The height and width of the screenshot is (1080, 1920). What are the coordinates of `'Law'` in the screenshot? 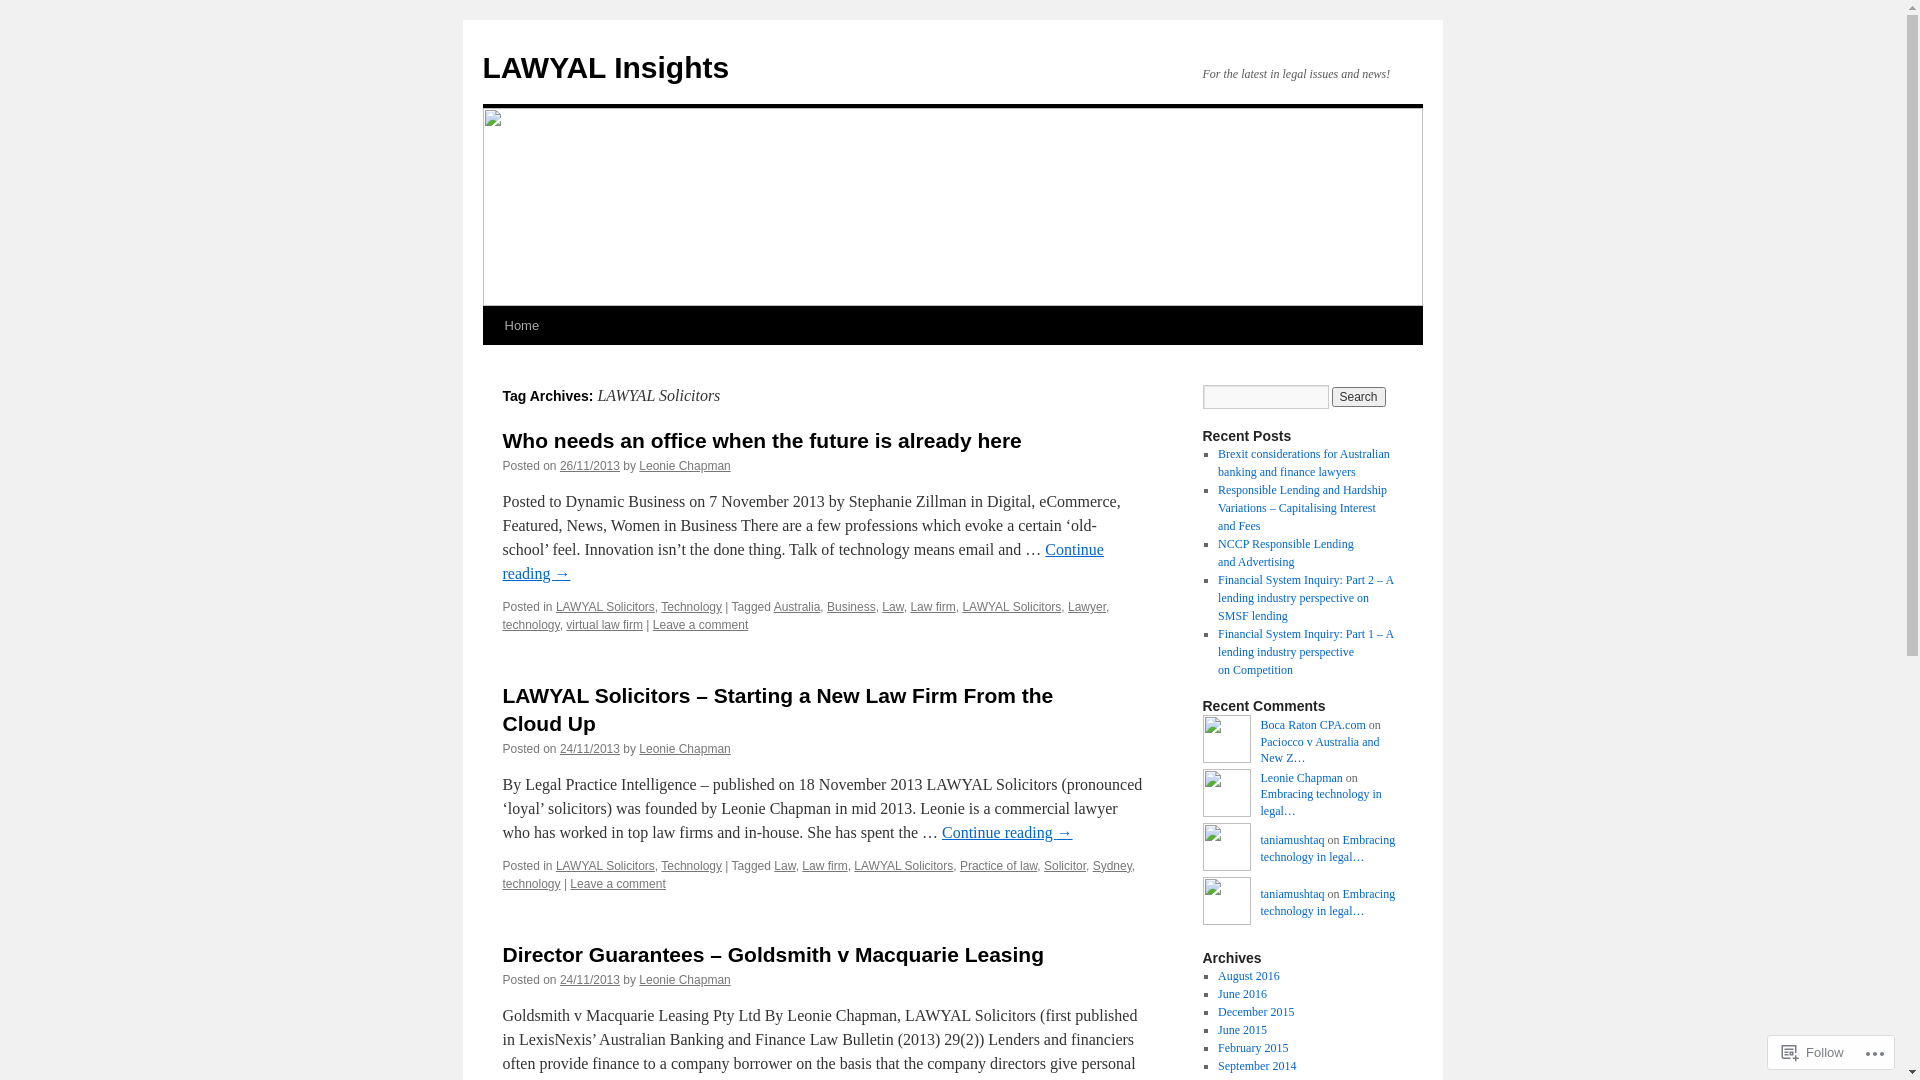 It's located at (891, 605).